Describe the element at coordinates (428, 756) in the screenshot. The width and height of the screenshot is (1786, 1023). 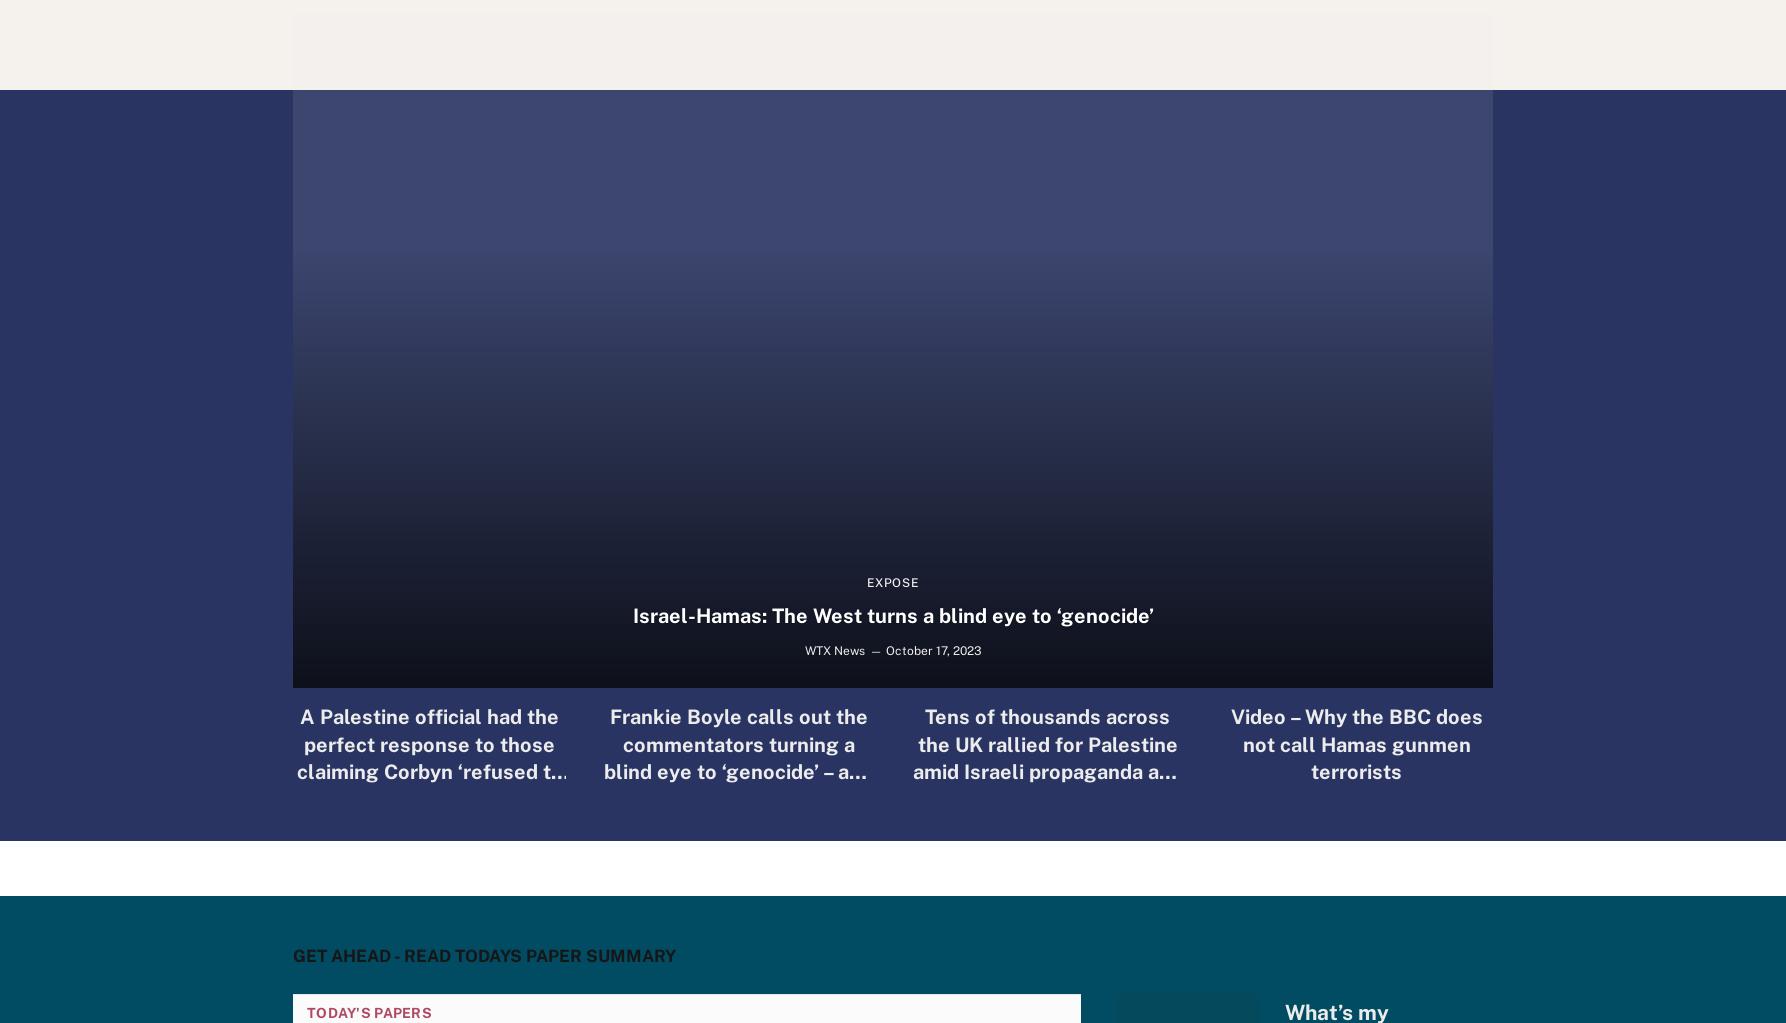
I see `'A Palestine official had the perfect response to those claiming Corbyn ‘refused to condemn Hamas’'` at that location.